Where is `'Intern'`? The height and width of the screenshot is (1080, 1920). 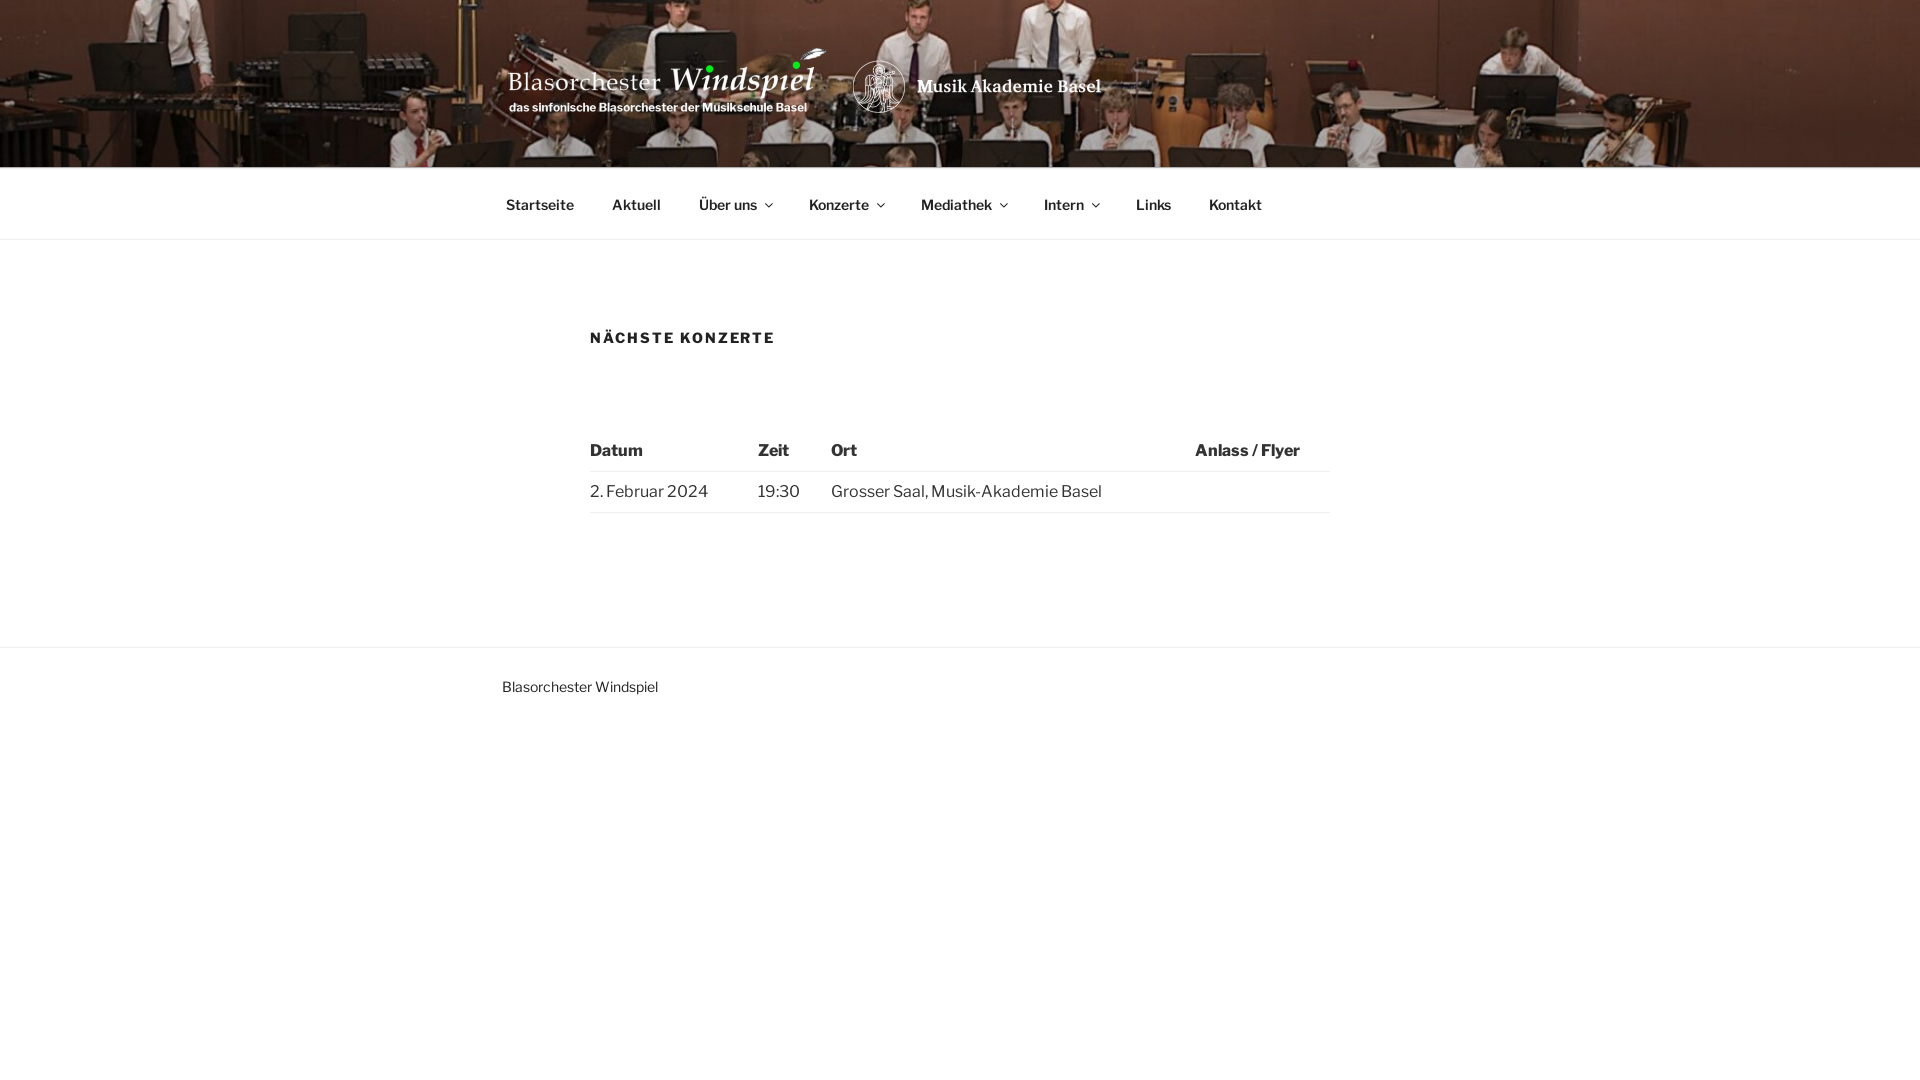
'Intern' is located at coordinates (1069, 204).